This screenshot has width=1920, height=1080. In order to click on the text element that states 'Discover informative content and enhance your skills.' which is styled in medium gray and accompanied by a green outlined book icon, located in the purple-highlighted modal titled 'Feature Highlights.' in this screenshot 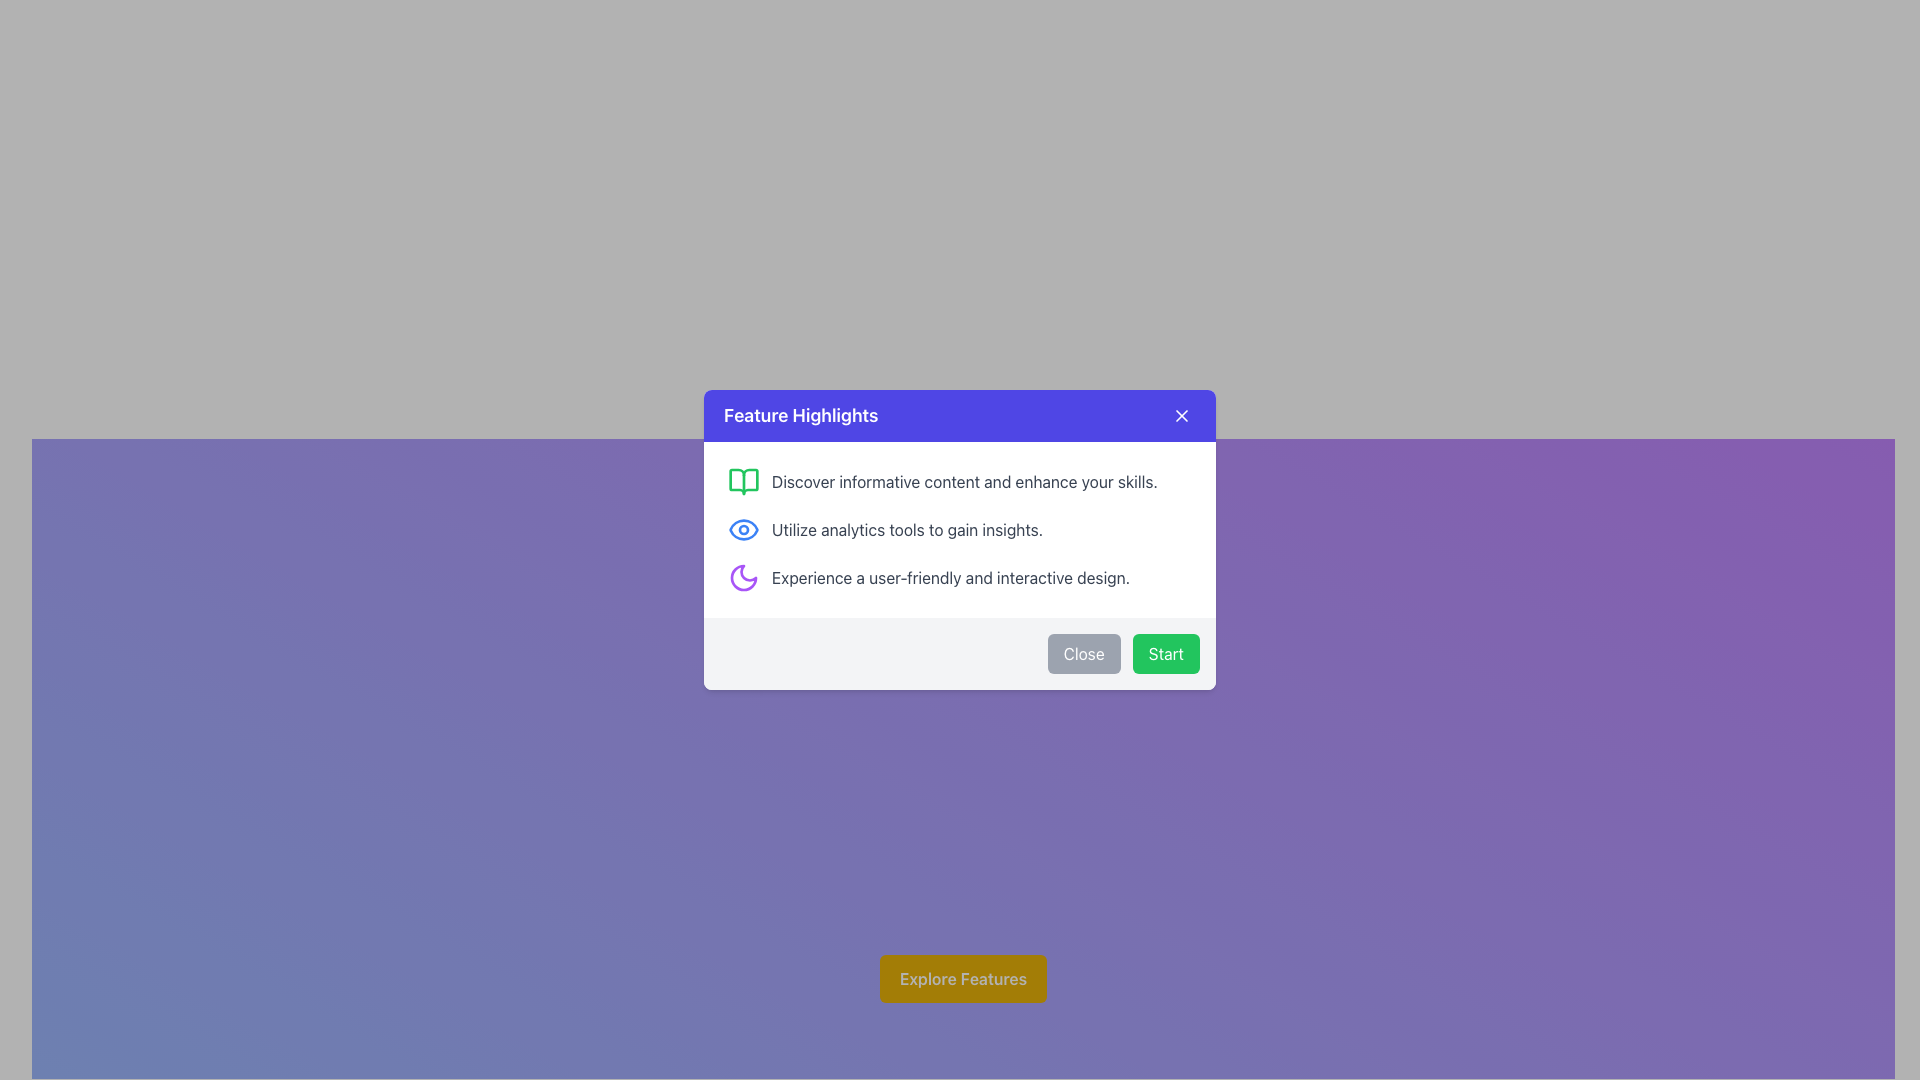, I will do `click(960, 482)`.